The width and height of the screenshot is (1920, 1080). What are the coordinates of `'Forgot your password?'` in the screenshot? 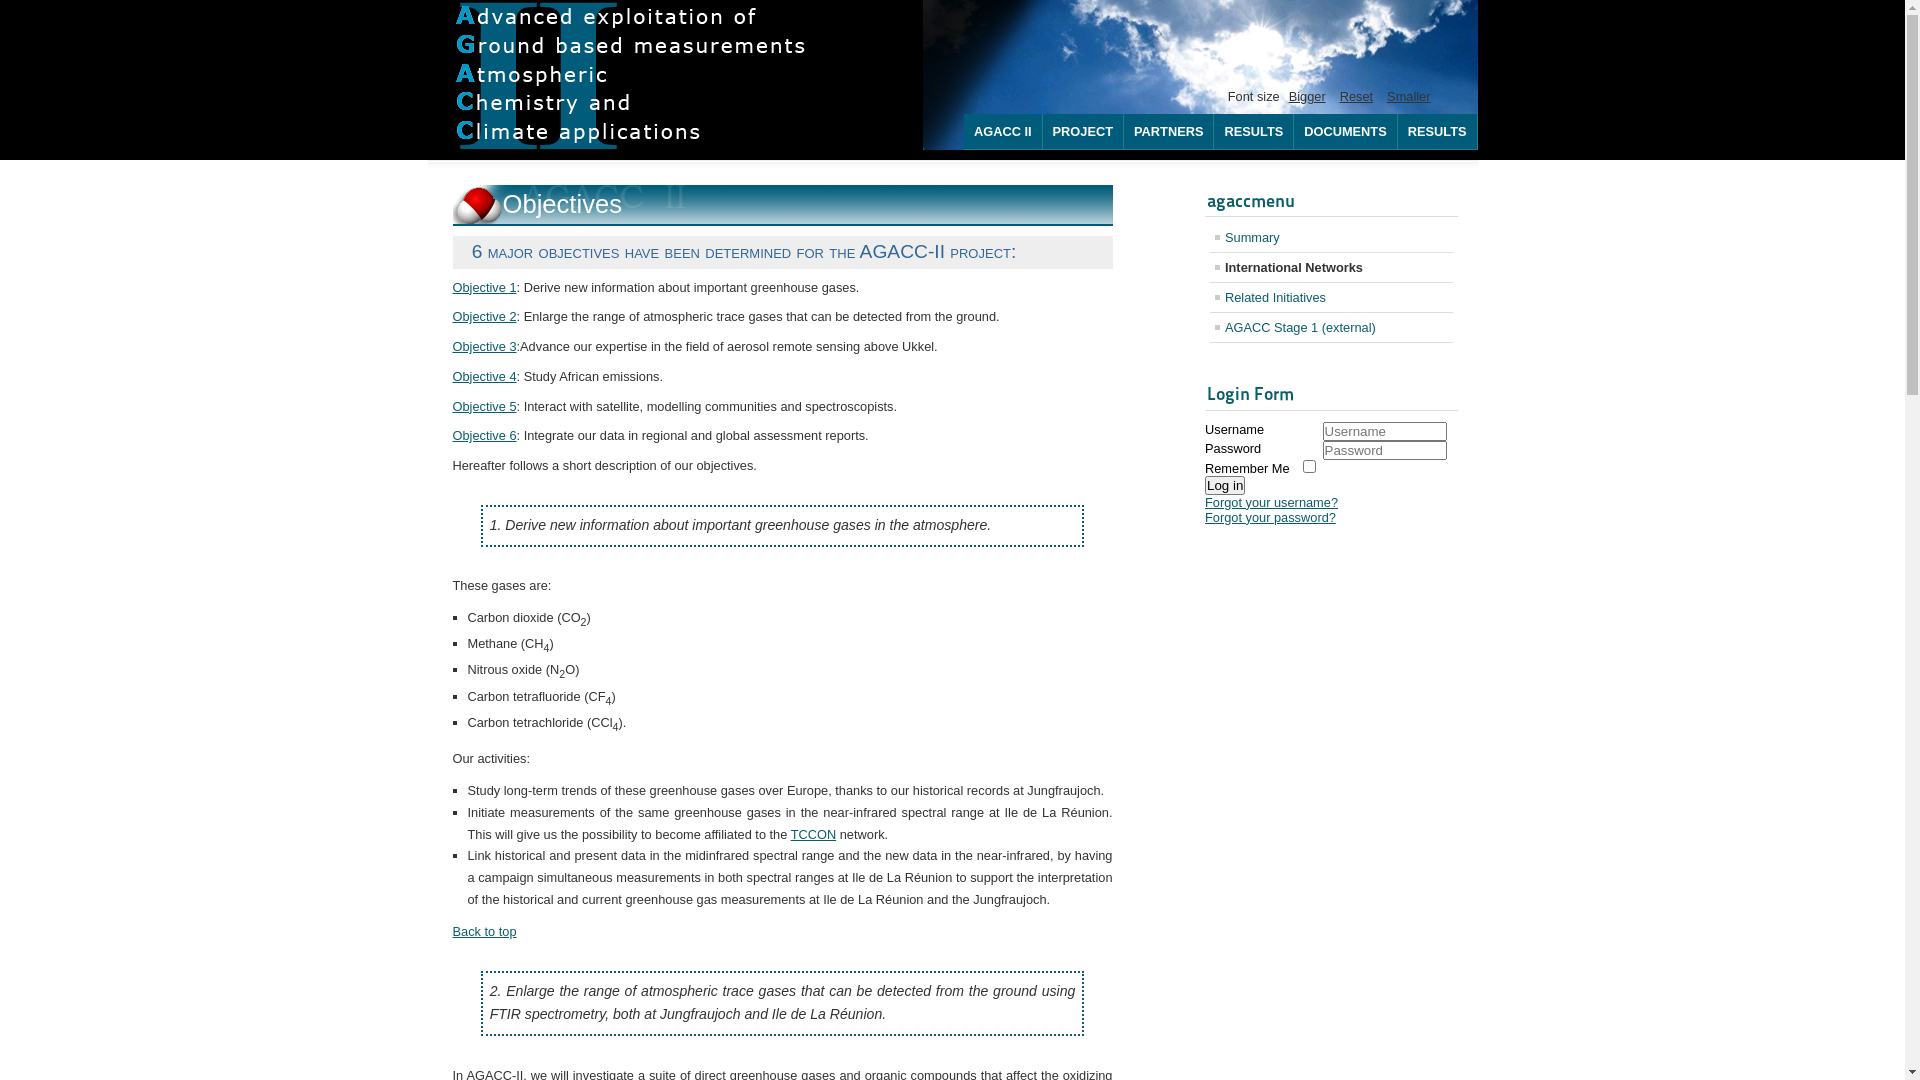 It's located at (1203, 516).